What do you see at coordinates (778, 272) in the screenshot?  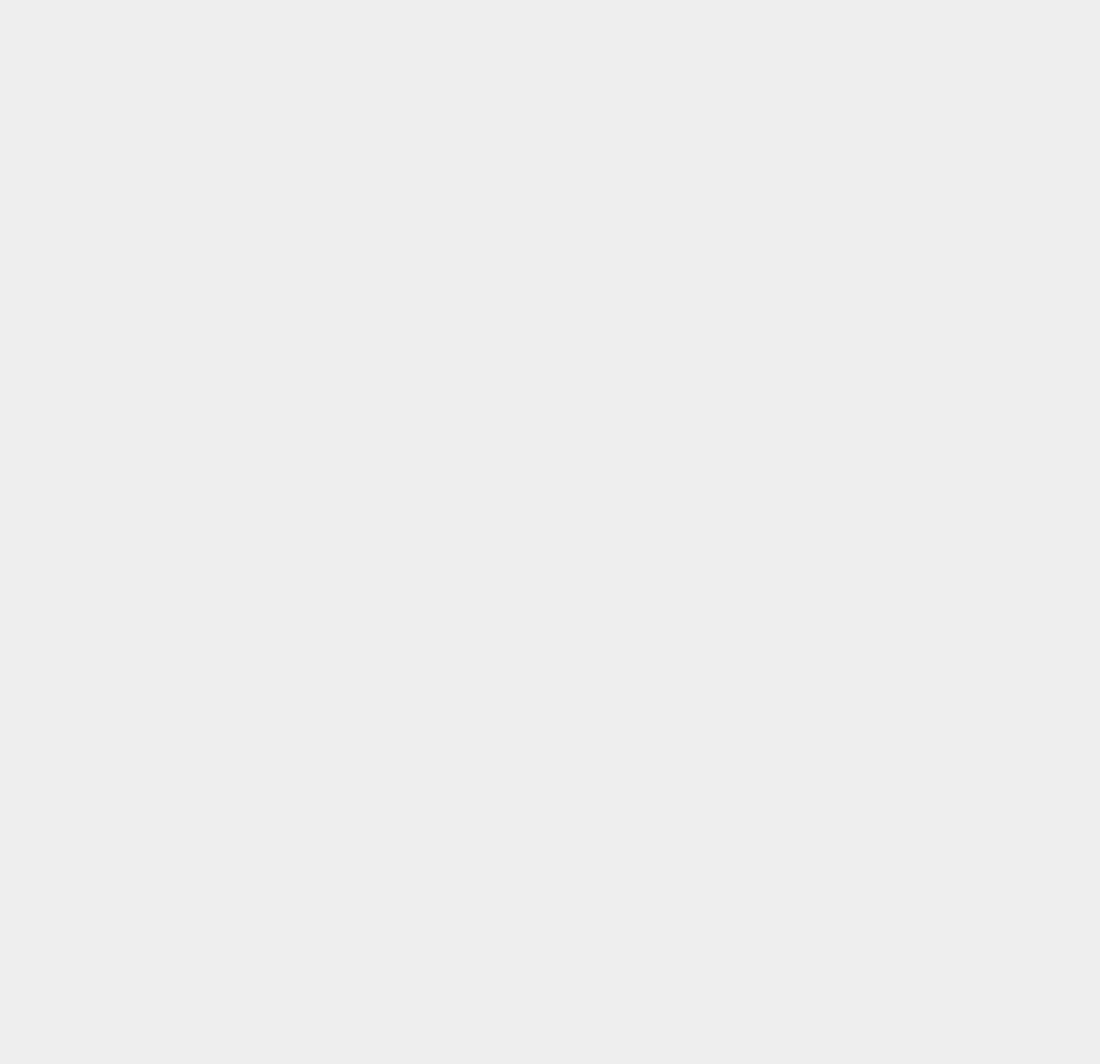 I see `'Digital Marketing'` at bounding box center [778, 272].